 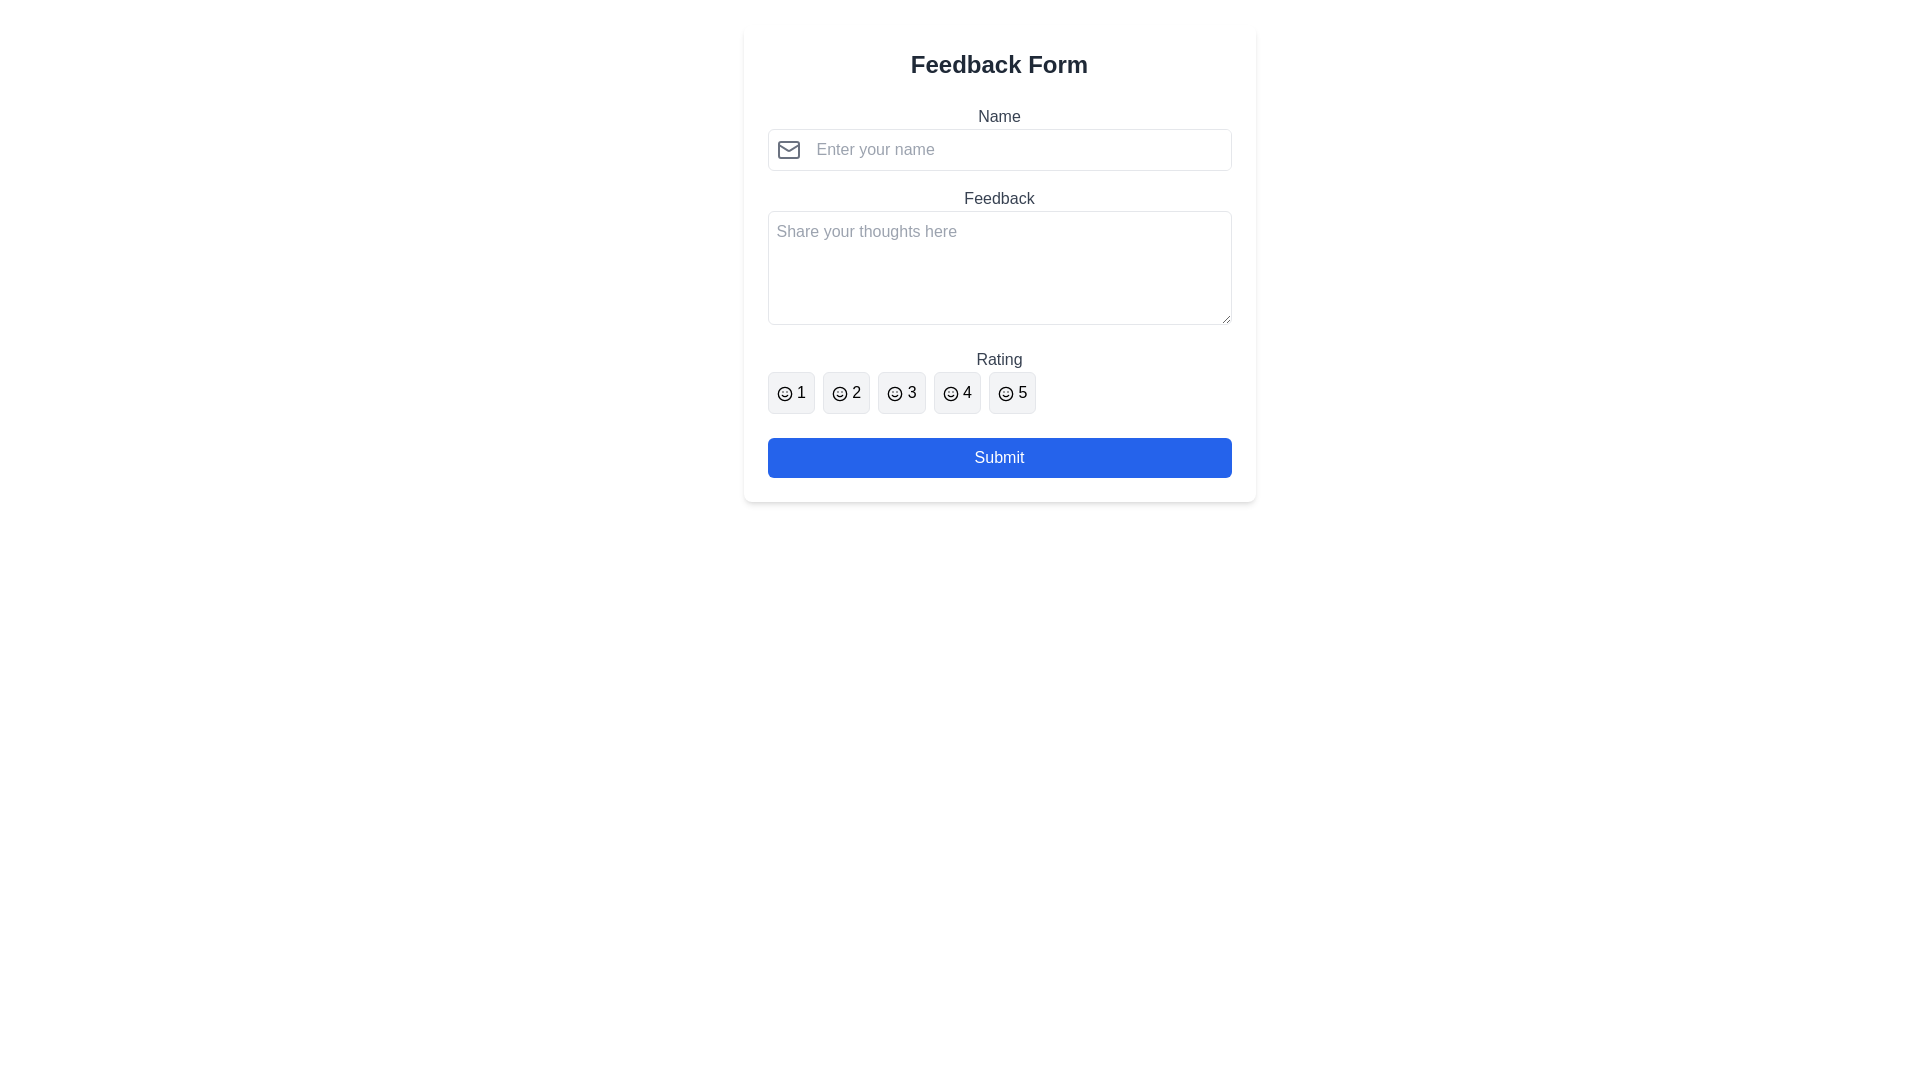 I want to click on the gray mail icon, which is a rounded rectangular envelope shape with a diagonal flap, located to the left of the 'Name' input field in the feedback form, so click(x=787, y=149).